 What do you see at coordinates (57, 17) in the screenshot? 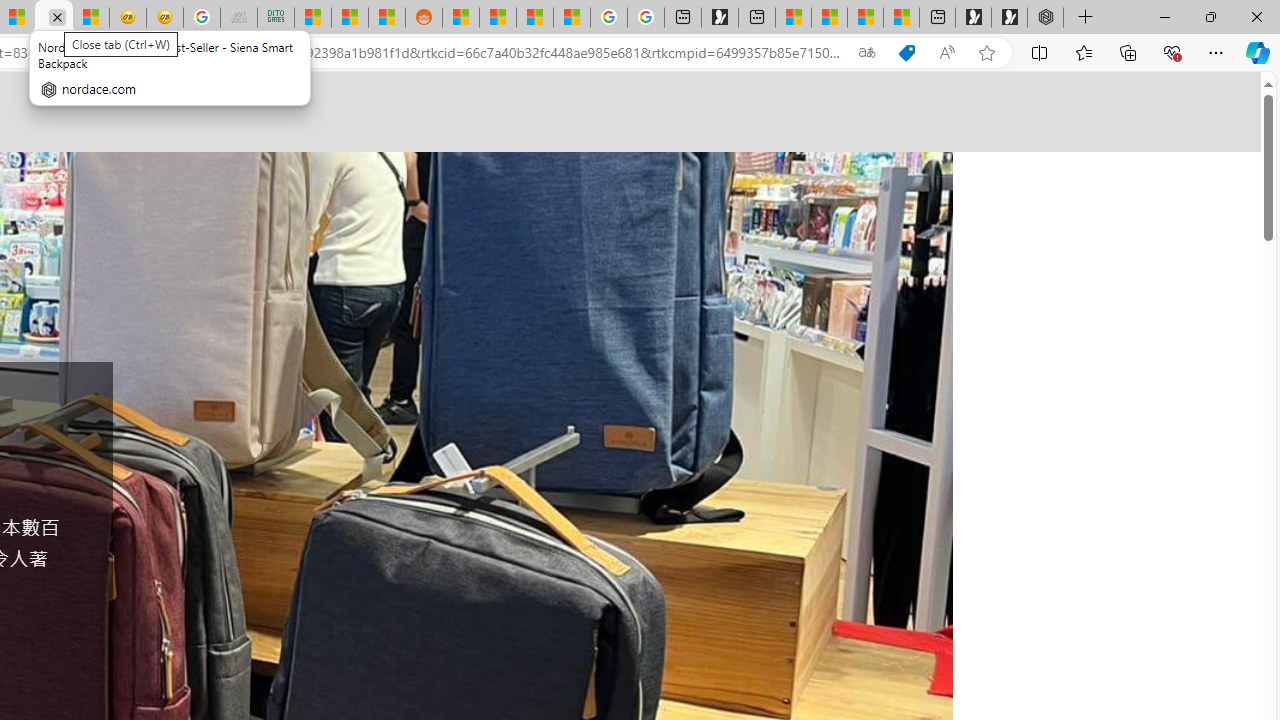
I see `'Close tab'` at bounding box center [57, 17].